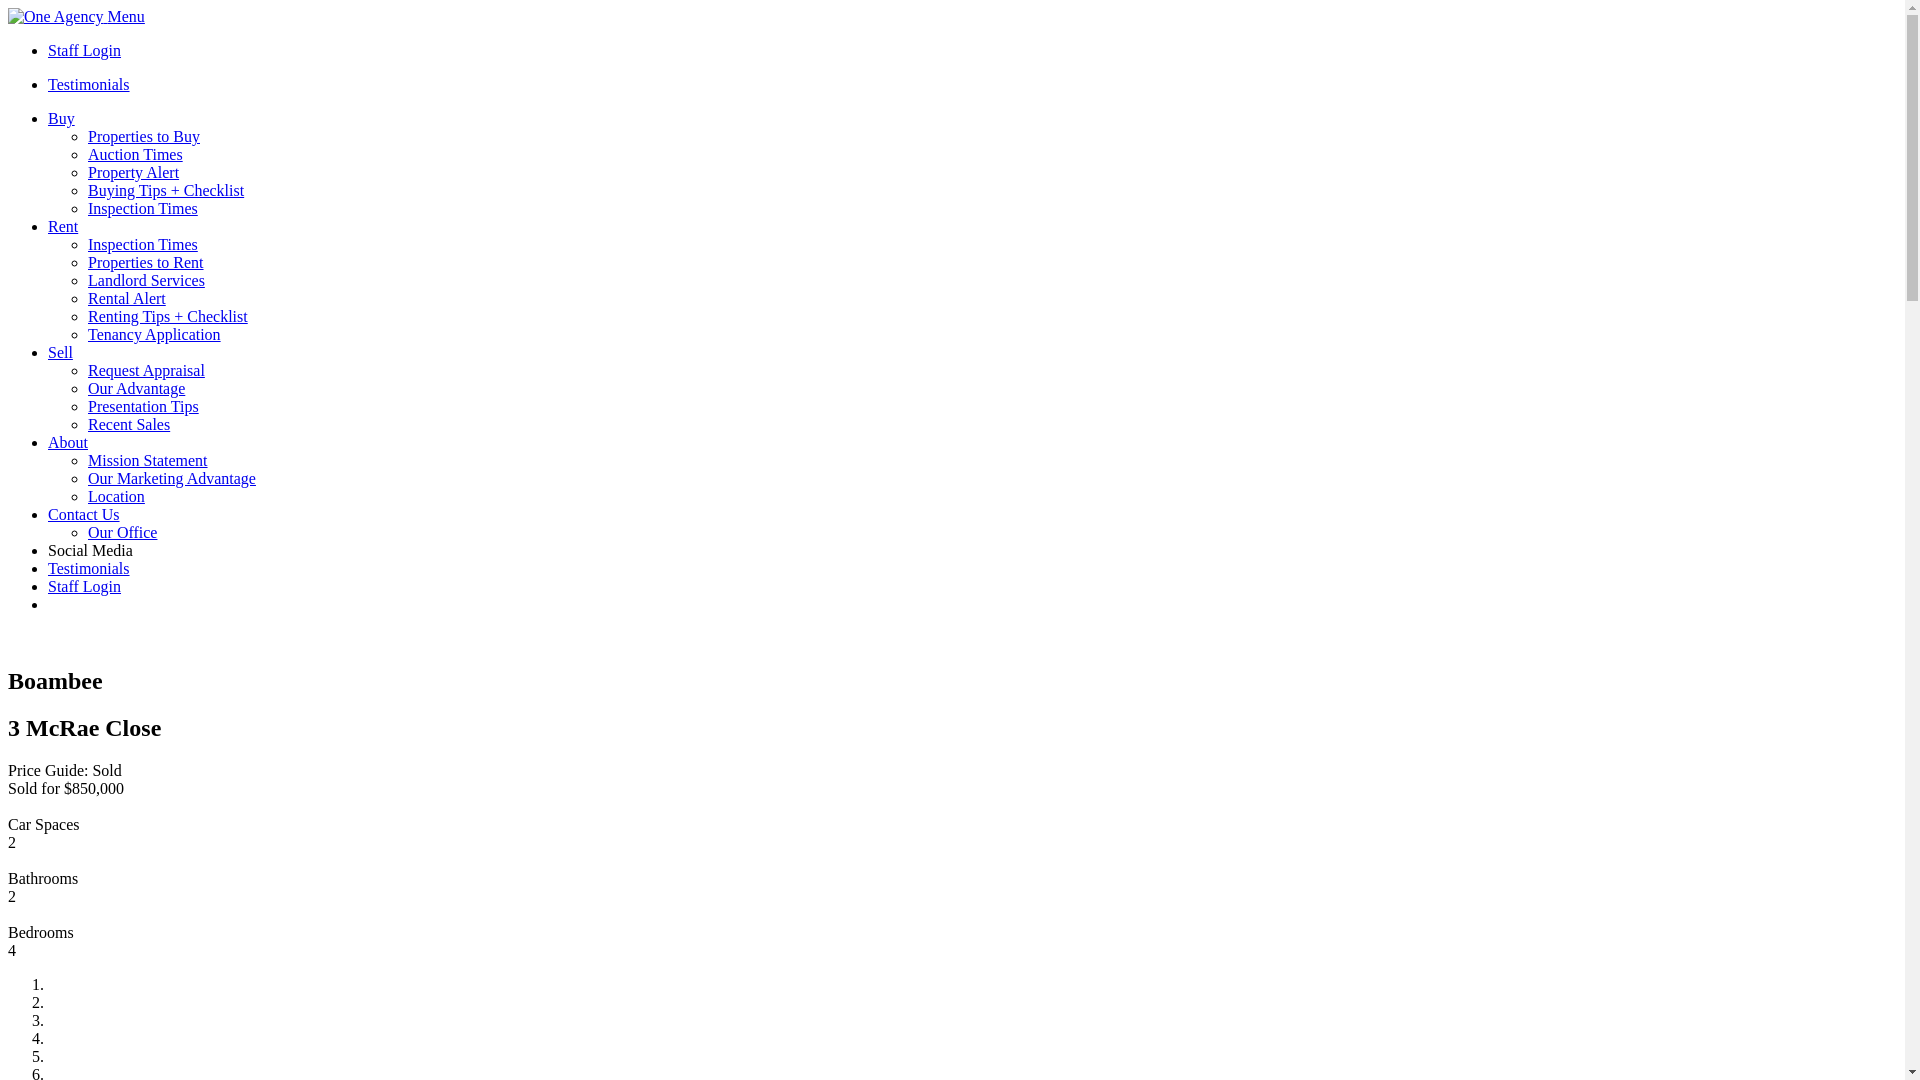 Image resolution: width=1920 pixels, height=1080 pixels. What do you see at coordinates (125, 298) in the screenshot?
I see `'Rental Alert'` at bounding box center [125, 298].